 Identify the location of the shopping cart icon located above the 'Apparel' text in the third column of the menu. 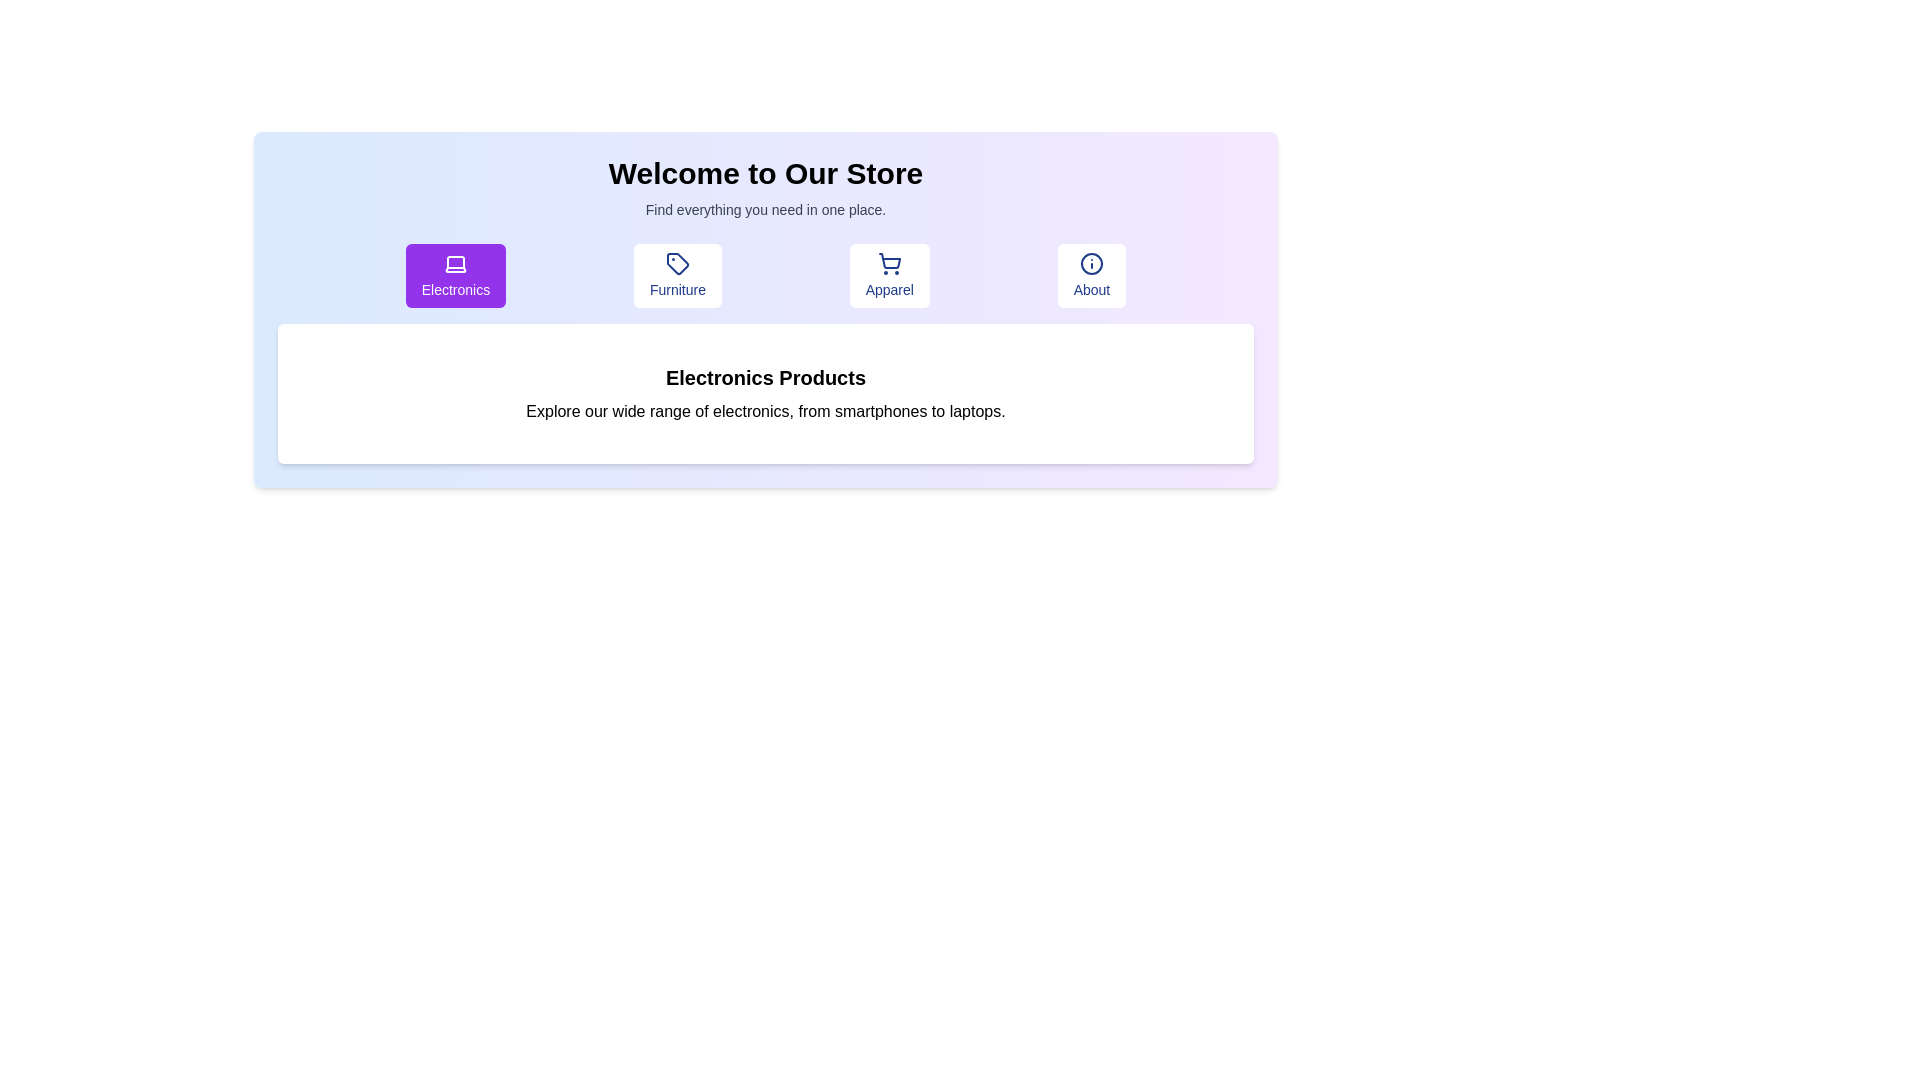
(888, 262).